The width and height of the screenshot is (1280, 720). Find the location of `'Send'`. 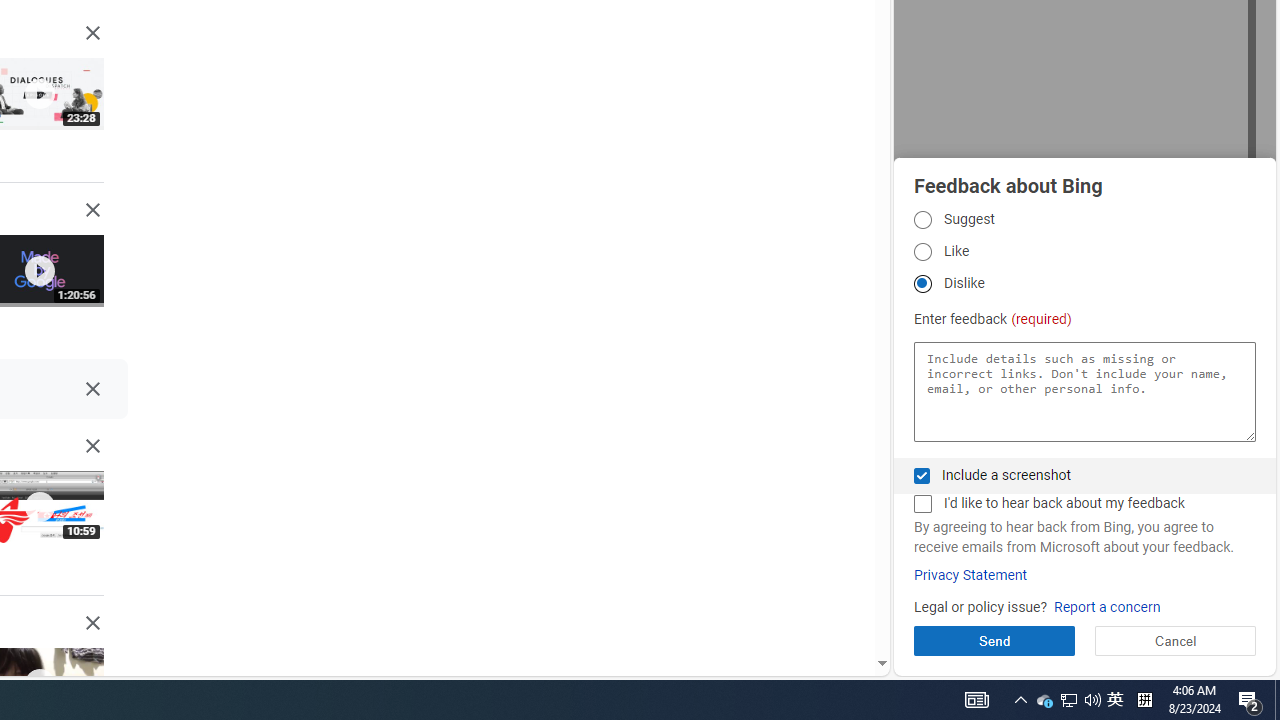

'Send' is located at coordinates (994, 640).